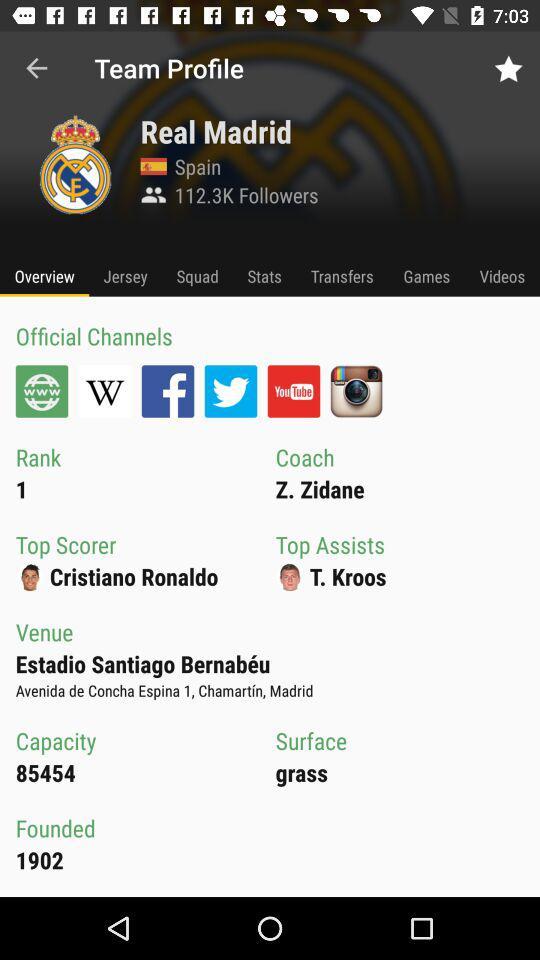 This screenshot has height=960, width=540. What do you see at coordinates (230, 390) in the screenshot?
I see `twitter sharing option` at bounding box center [230, 390].